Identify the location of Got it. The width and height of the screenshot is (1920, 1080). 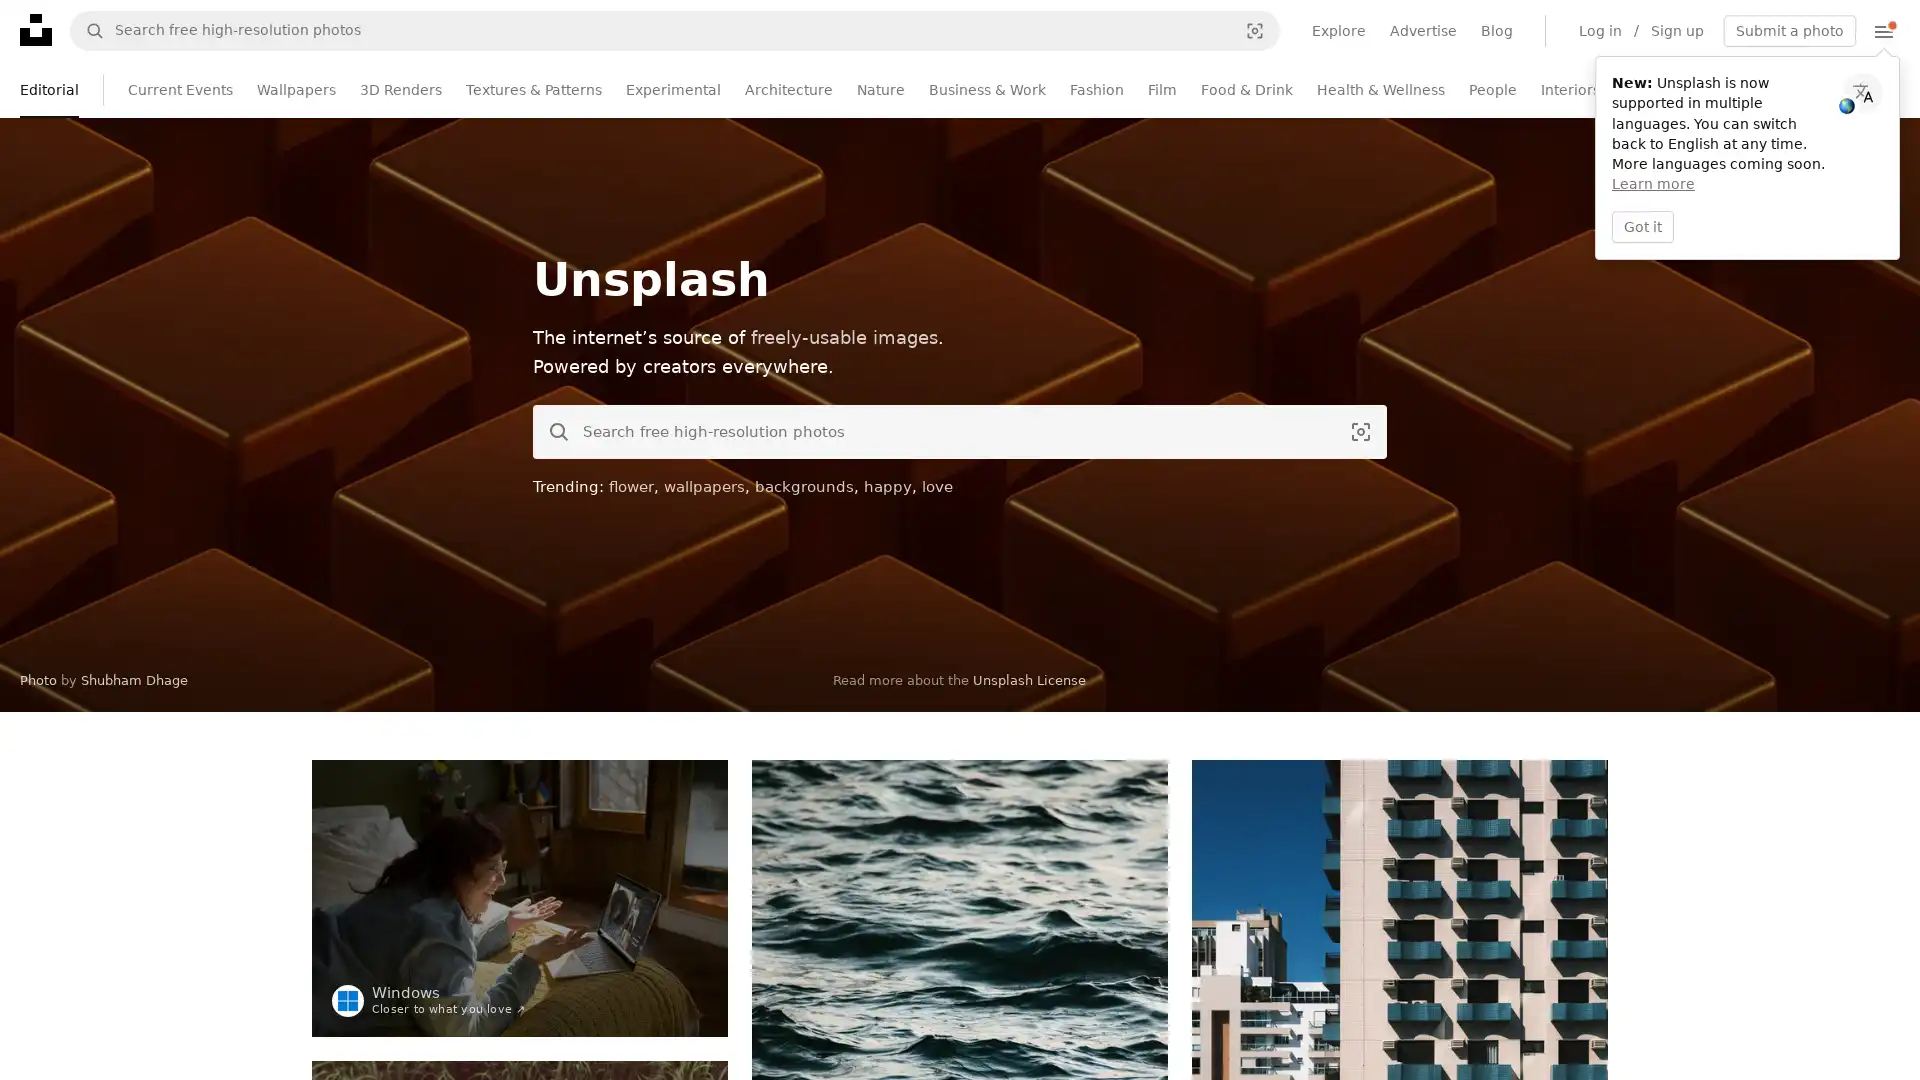
(1642, 225).